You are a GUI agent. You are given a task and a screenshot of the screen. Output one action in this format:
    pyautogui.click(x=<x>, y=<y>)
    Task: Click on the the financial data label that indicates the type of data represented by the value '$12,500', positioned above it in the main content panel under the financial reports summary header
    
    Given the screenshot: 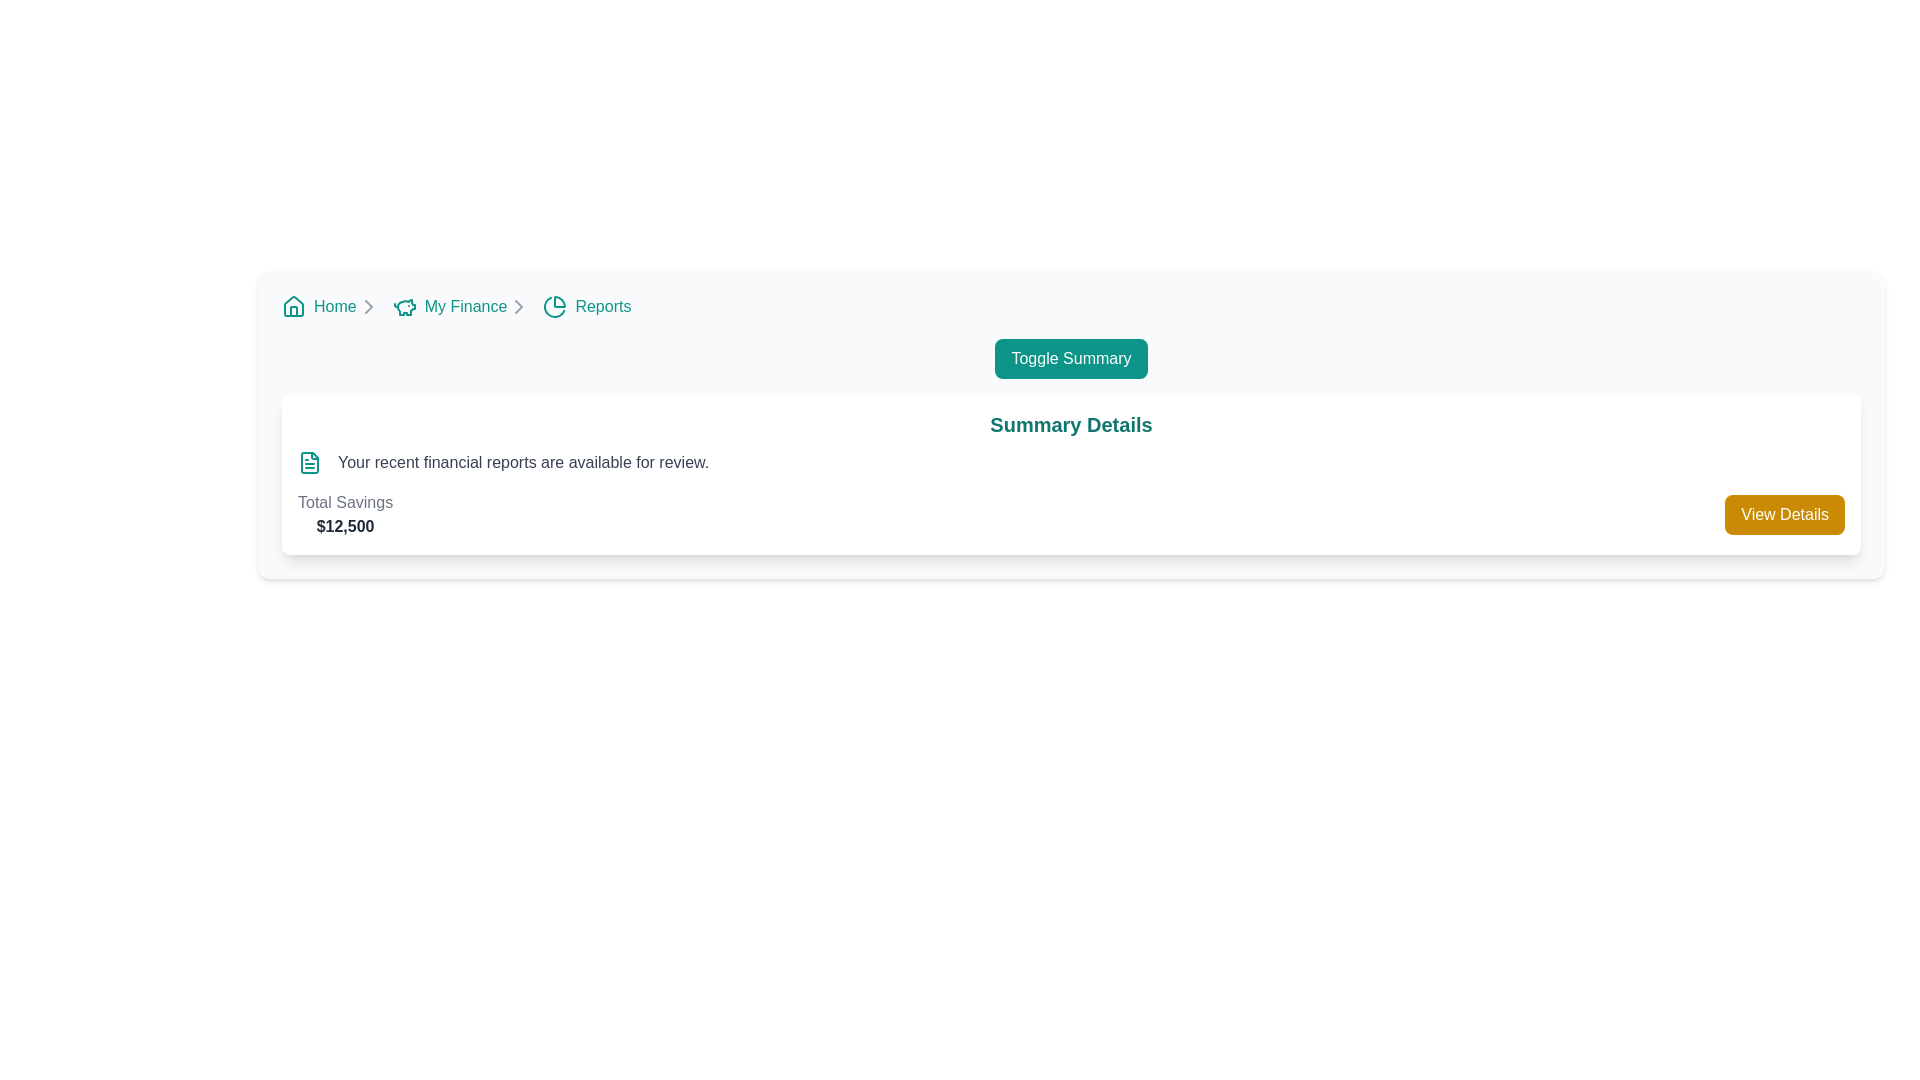 What is the action you would take?
    pyautogui.click(x=345, y=501)
    